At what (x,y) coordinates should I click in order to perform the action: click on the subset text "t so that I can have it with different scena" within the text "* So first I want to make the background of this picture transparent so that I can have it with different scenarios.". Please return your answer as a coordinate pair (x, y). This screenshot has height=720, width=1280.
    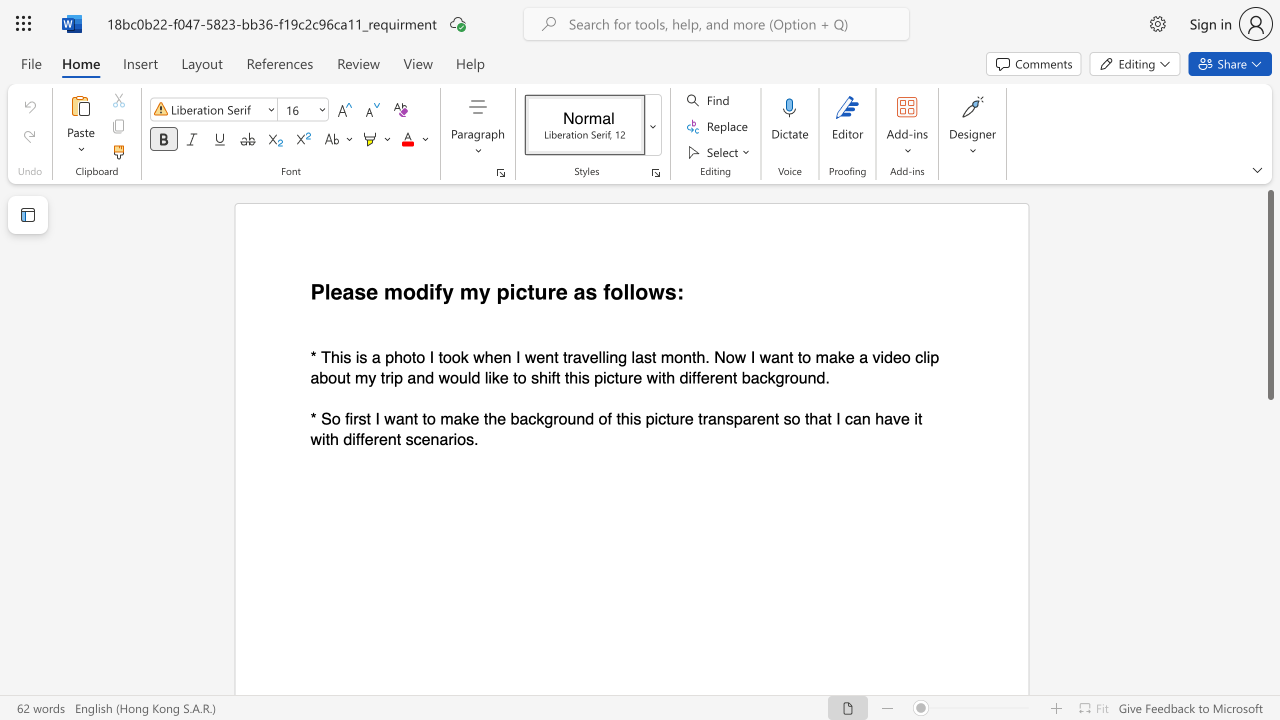
    Looking at the image, I should click on (773, 417).